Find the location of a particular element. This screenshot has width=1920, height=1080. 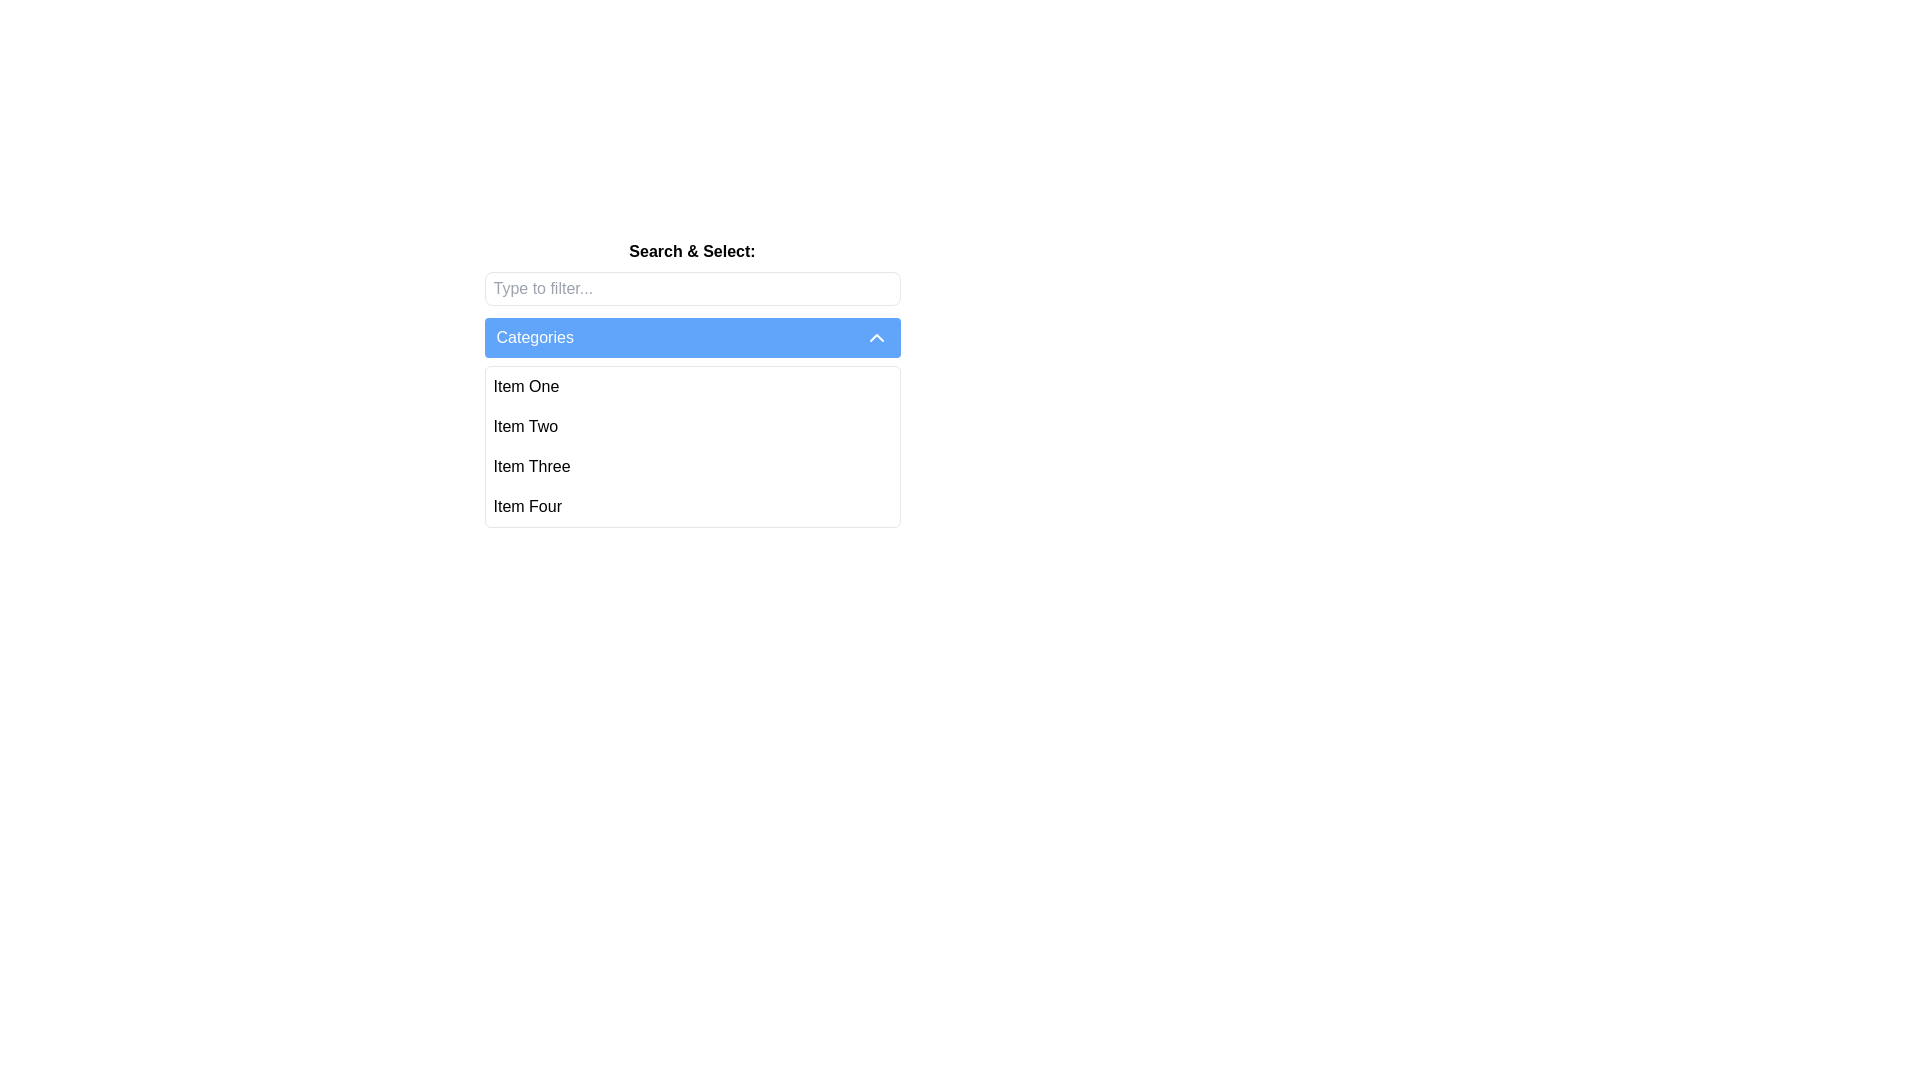

the 'Item Two' text label in the dropdown menu under the 'Categories' header is located at coordinates (525, 426).